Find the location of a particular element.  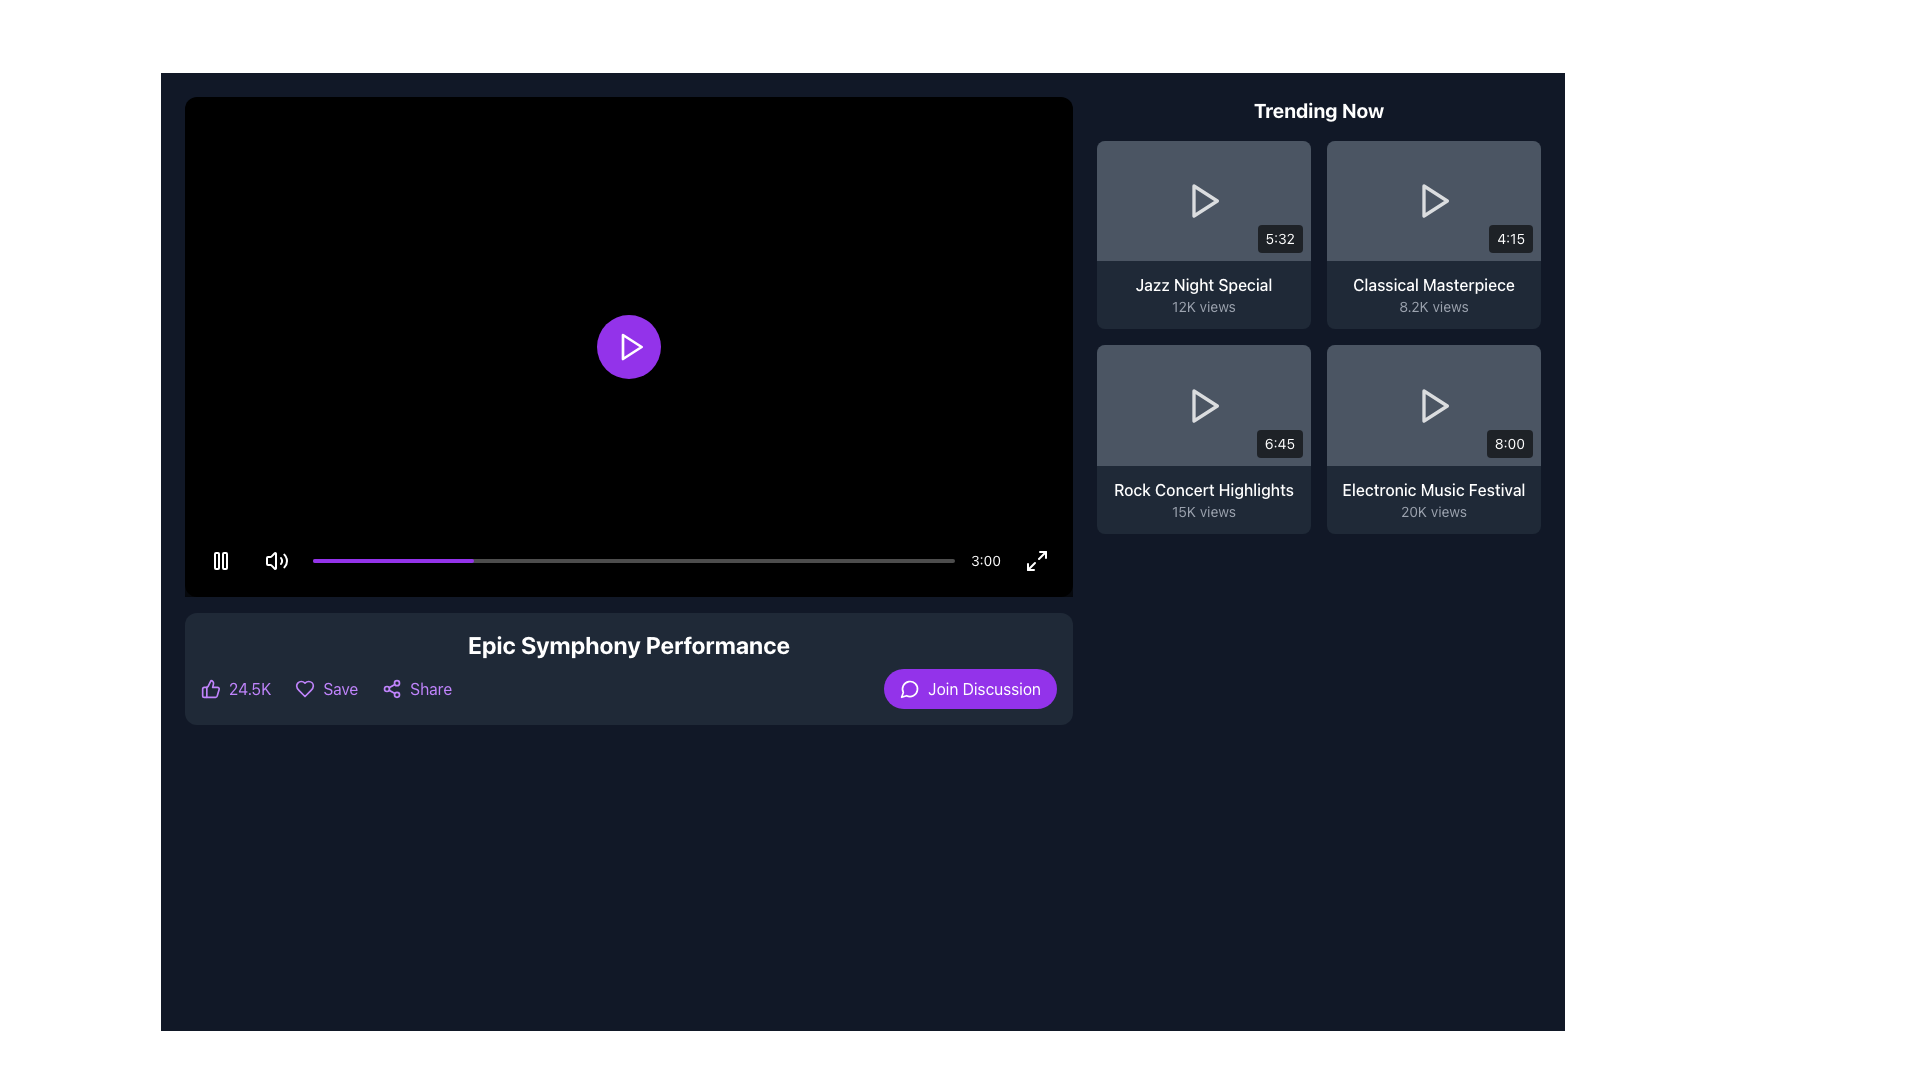

the video thumbnail featuring a gray background and a play icon is located at coordinates (1203, 405).